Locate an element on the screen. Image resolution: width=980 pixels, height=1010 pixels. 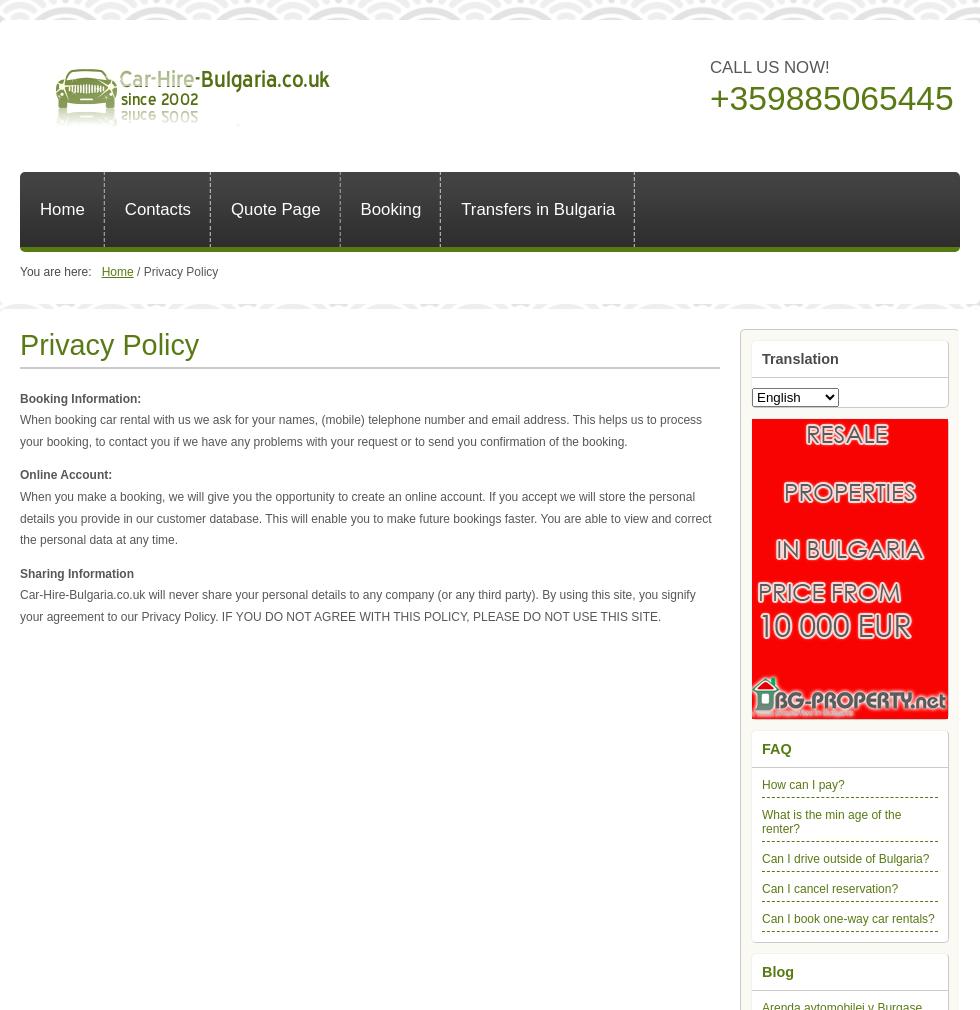
'Sharing Information' is located at coordinates (77, 571).